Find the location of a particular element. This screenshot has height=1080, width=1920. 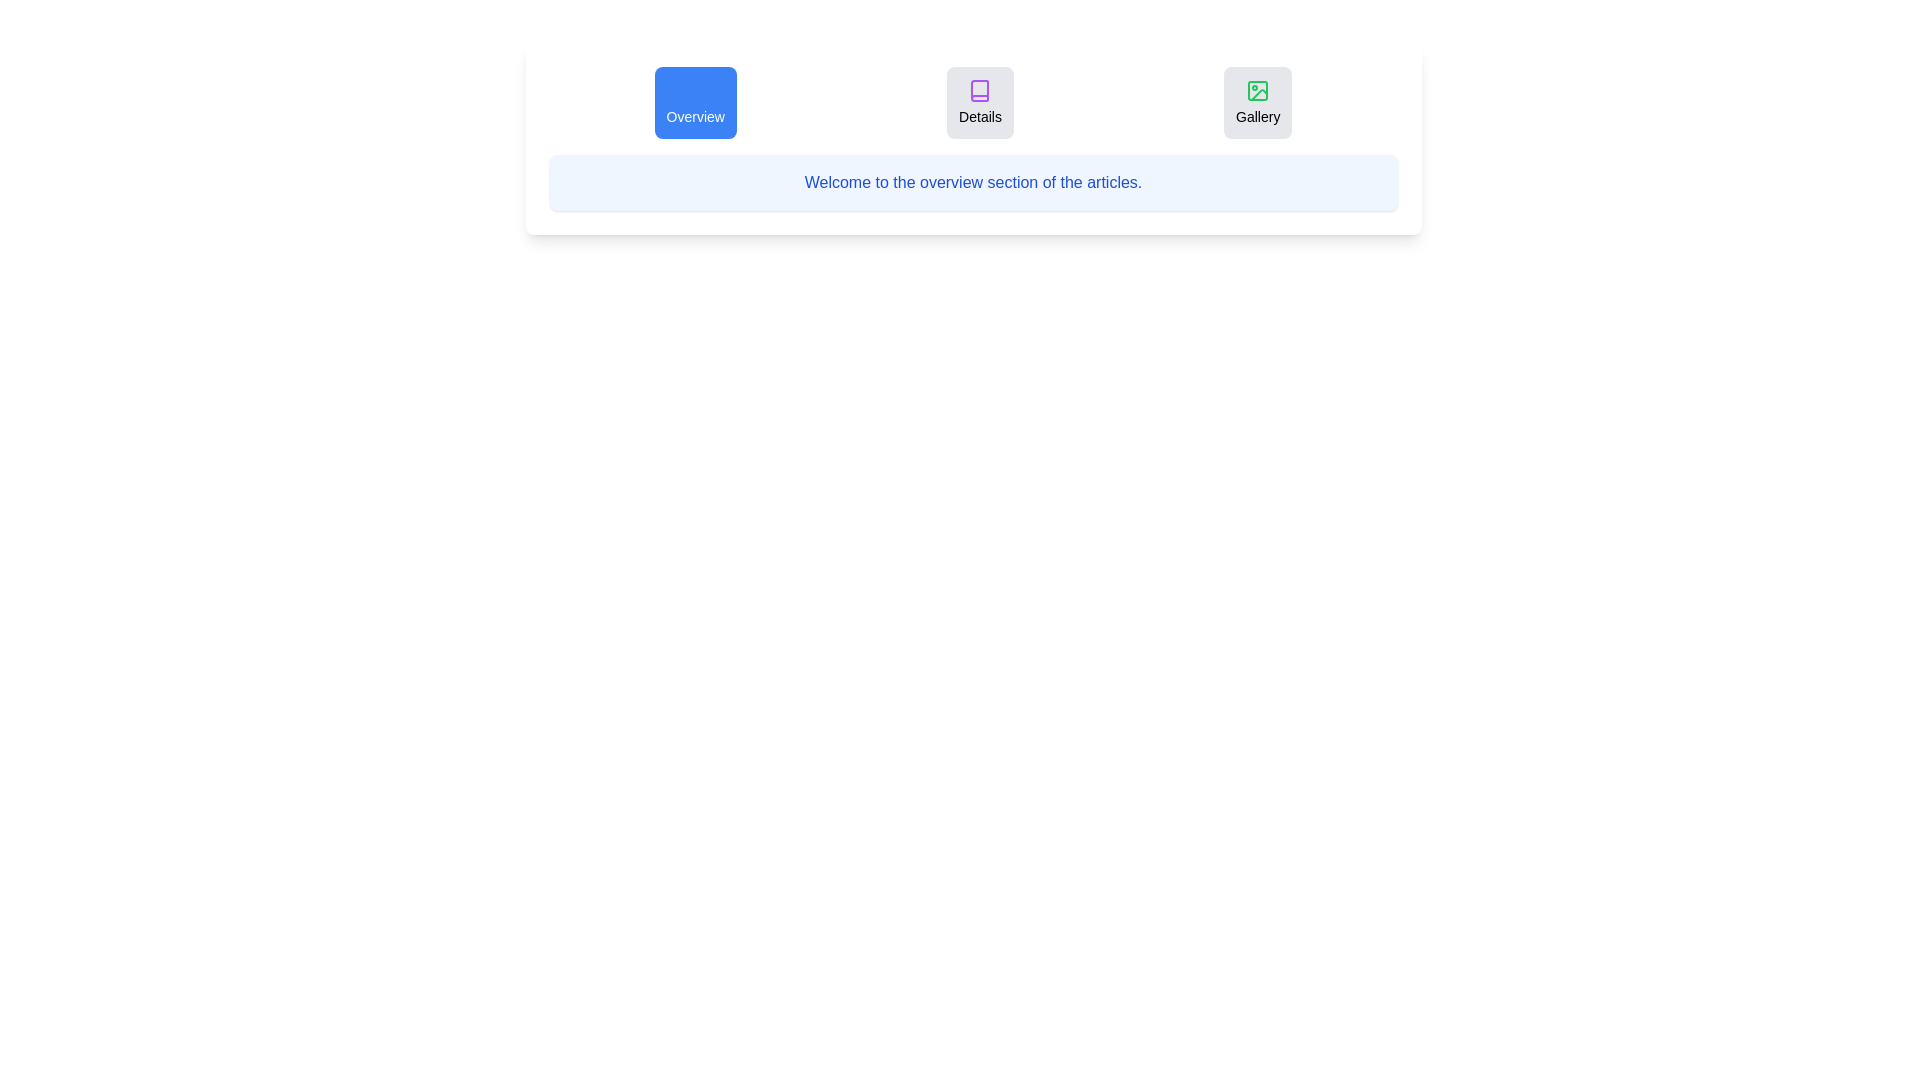

the tab labeled Gallery is located at coordinates (1257, 103).